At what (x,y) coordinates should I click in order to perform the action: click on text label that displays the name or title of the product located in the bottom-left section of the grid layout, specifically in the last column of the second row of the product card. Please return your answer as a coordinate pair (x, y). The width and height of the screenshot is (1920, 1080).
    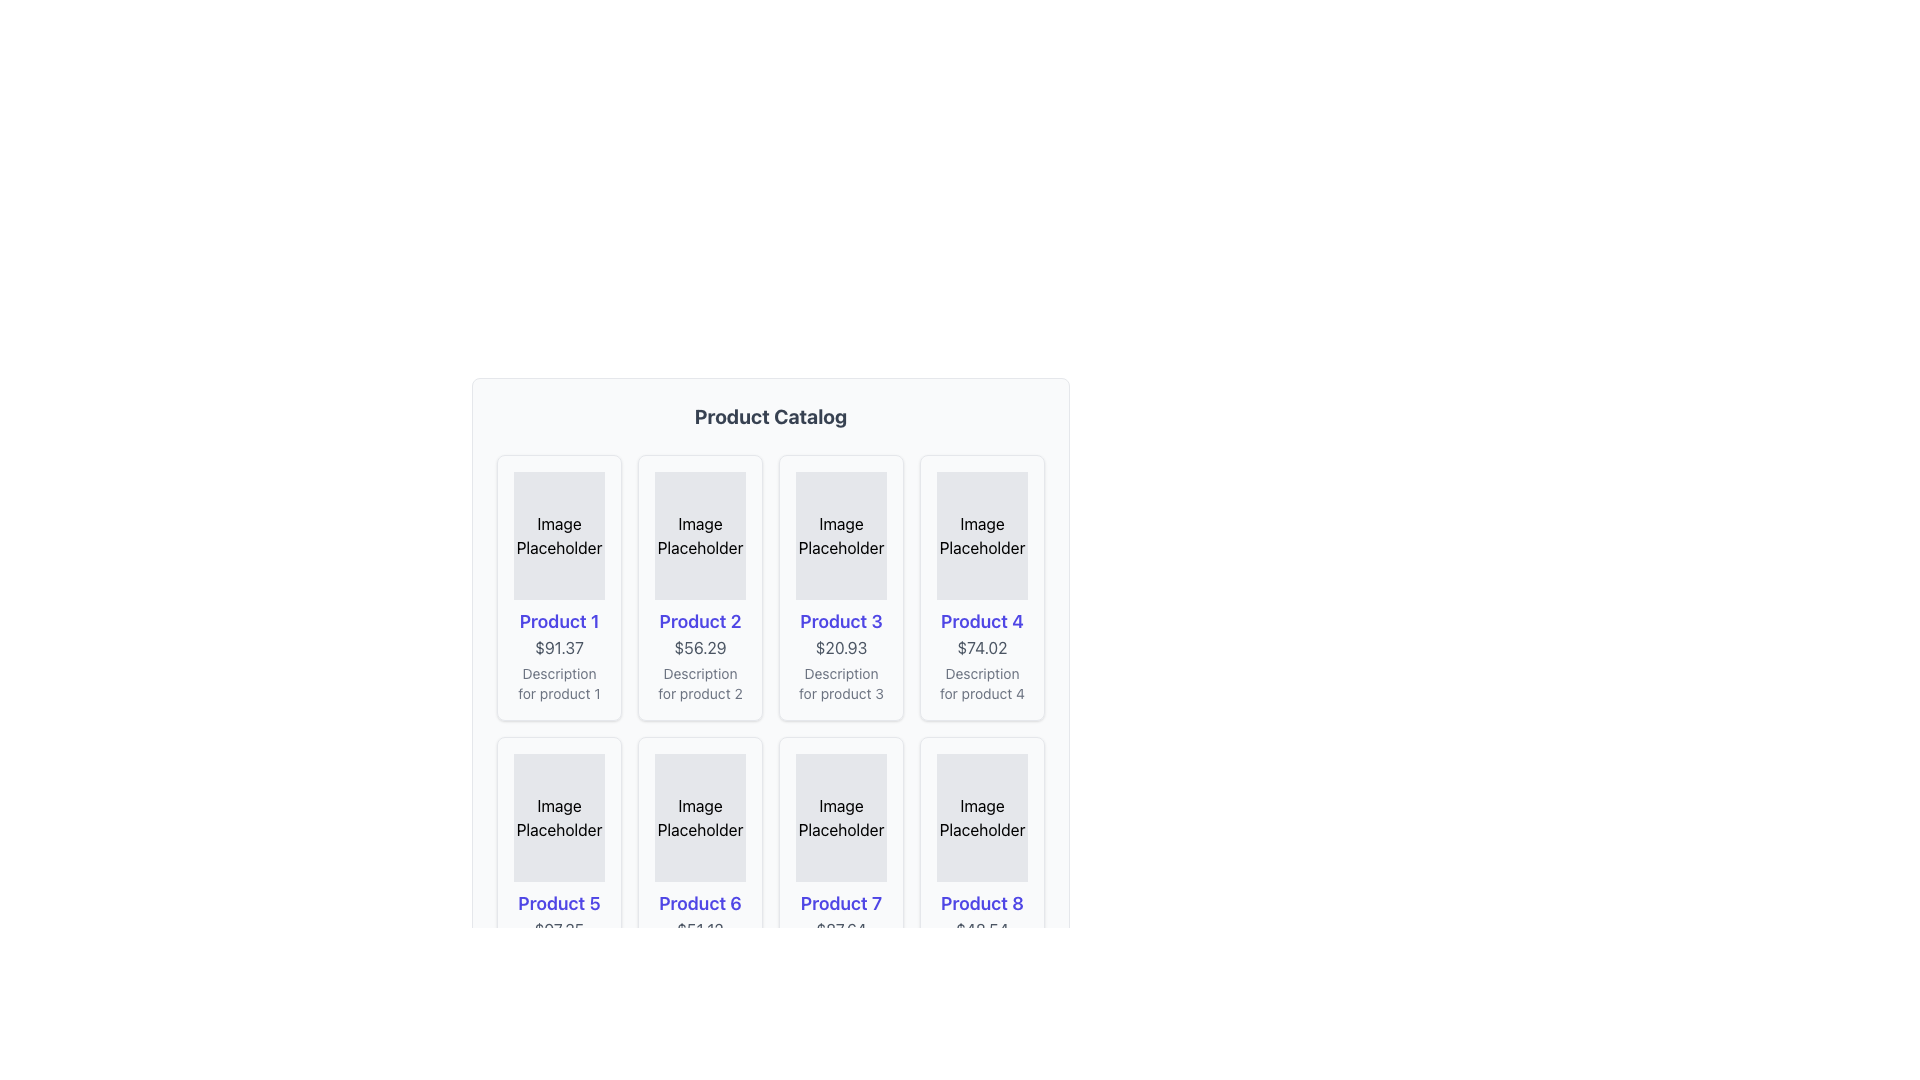
    Looking at the image, I should click on (982, 903).